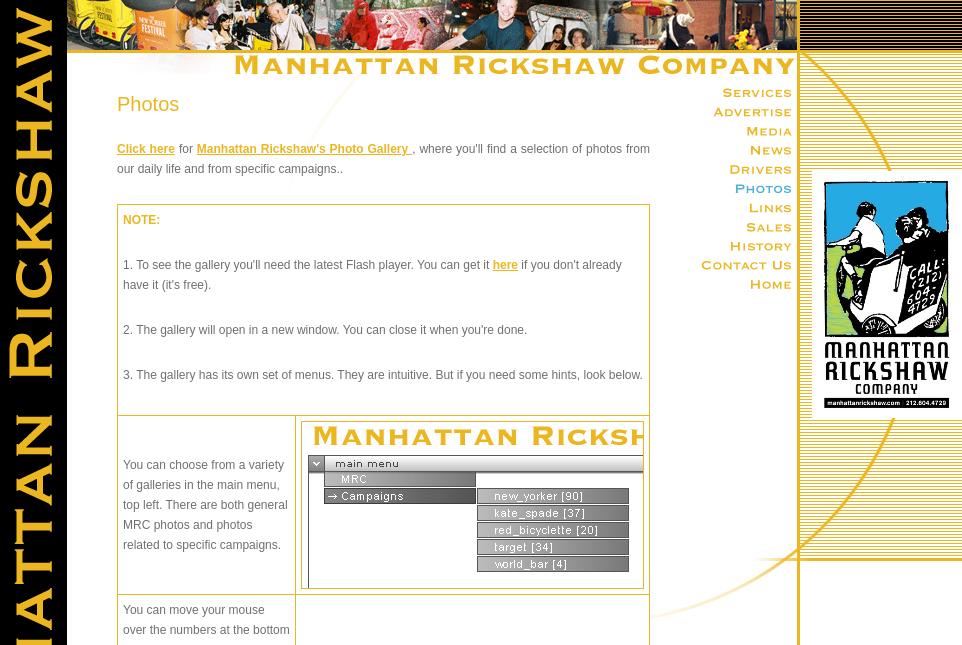  I want to click on '2. The gallery will open in a new window. You can
                          close it when you're done.', so click(323, 329).